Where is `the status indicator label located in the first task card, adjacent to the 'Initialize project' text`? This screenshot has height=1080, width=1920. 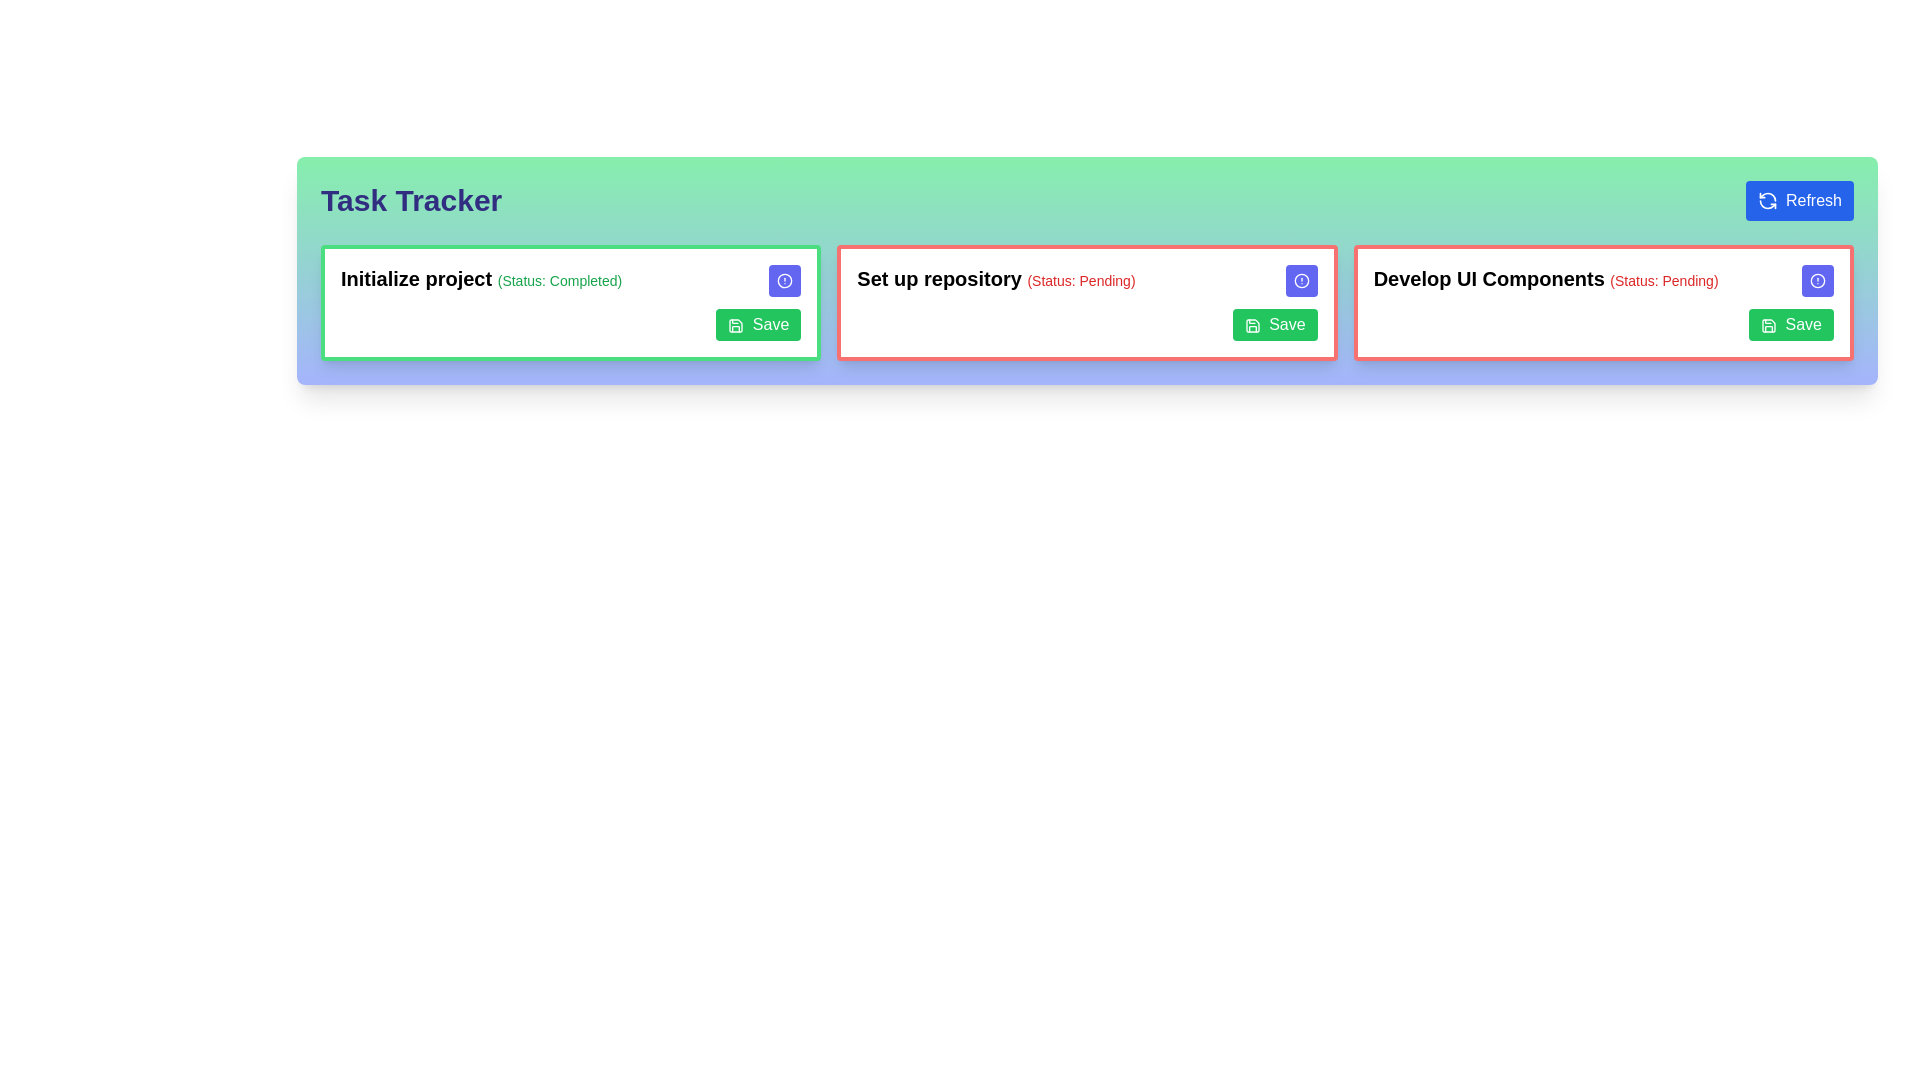 the status indicator label located in the first task card, adjacent to the 'Initialize project' text is located at coordinates (560, 281).